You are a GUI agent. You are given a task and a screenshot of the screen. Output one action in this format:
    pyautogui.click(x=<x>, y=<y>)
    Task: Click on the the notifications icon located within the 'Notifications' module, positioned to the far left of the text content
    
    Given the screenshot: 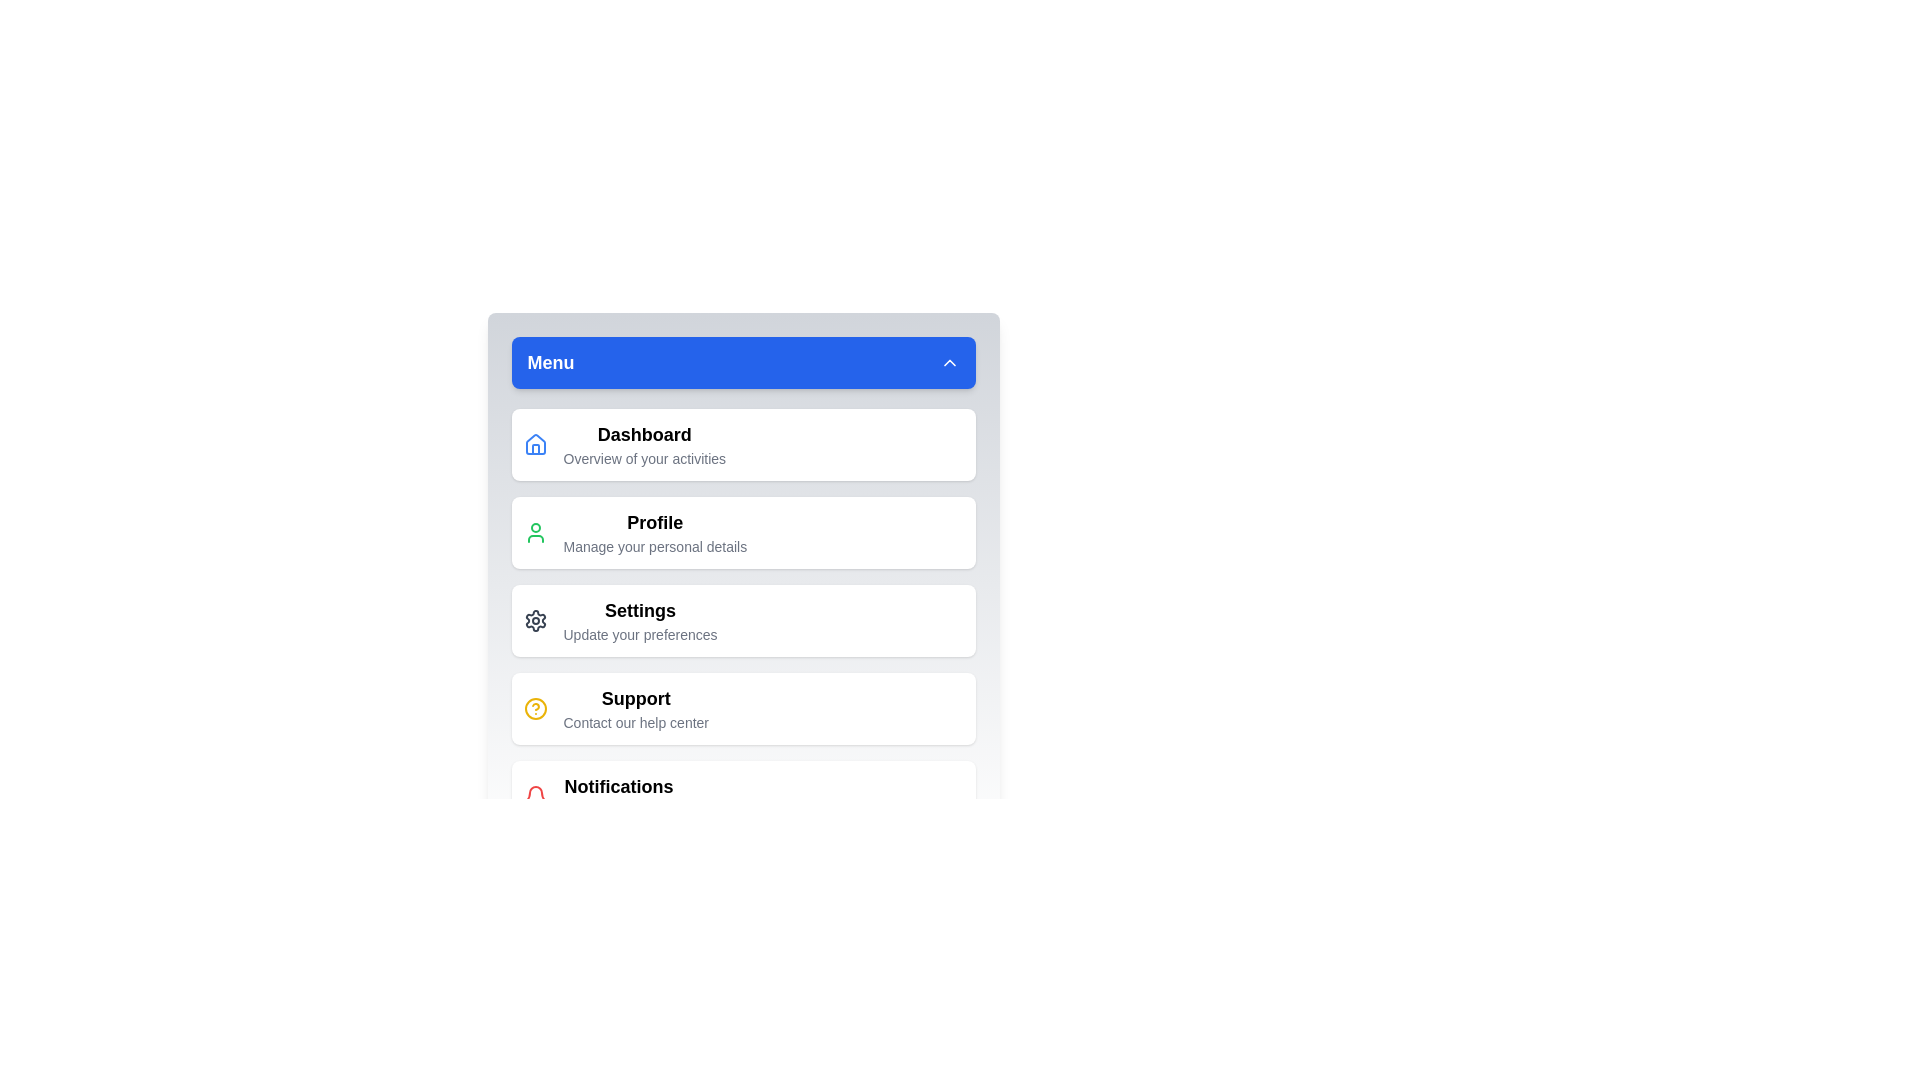 What is the action you would take?
    pyautogui.click(x=535, y=796)
    